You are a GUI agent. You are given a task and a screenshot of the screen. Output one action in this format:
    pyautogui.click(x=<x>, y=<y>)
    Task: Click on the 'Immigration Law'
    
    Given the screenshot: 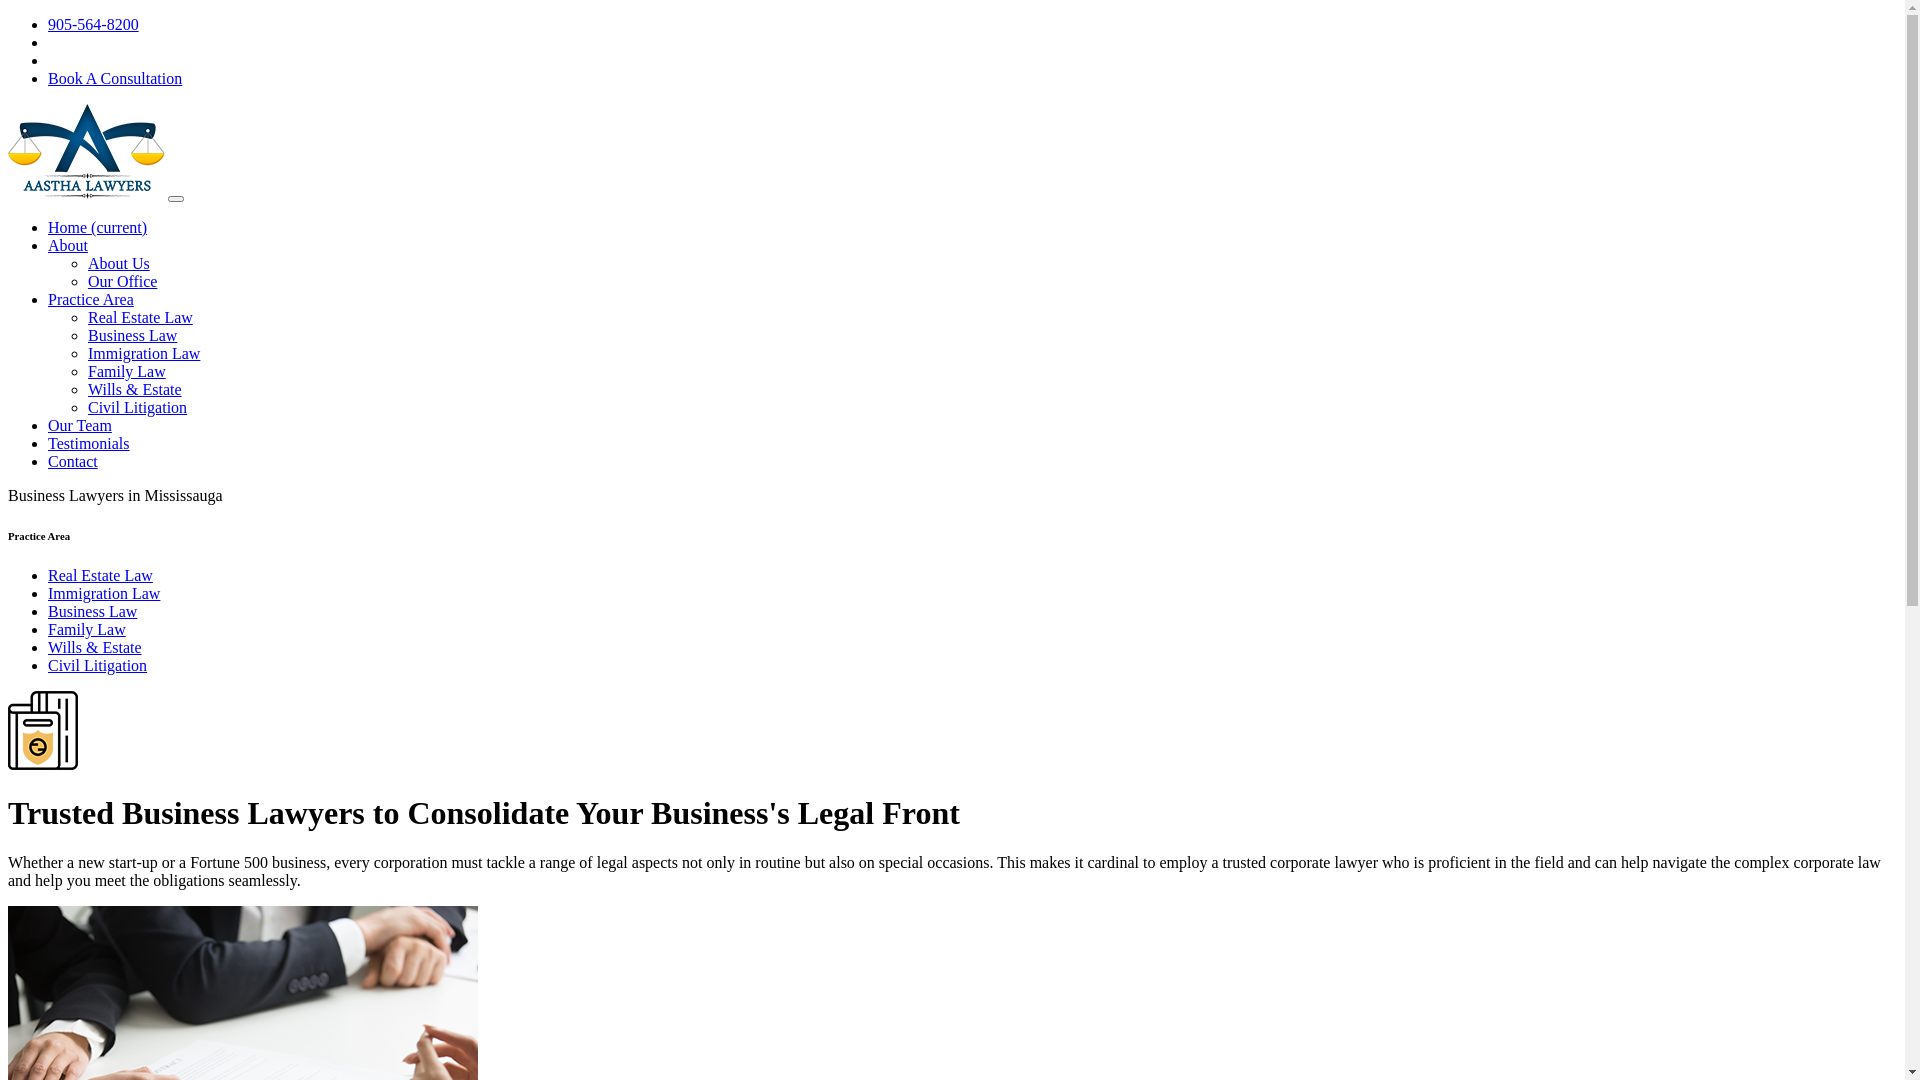 What is the action you would take?
    pyautogui.click(x=143, y=352)
    